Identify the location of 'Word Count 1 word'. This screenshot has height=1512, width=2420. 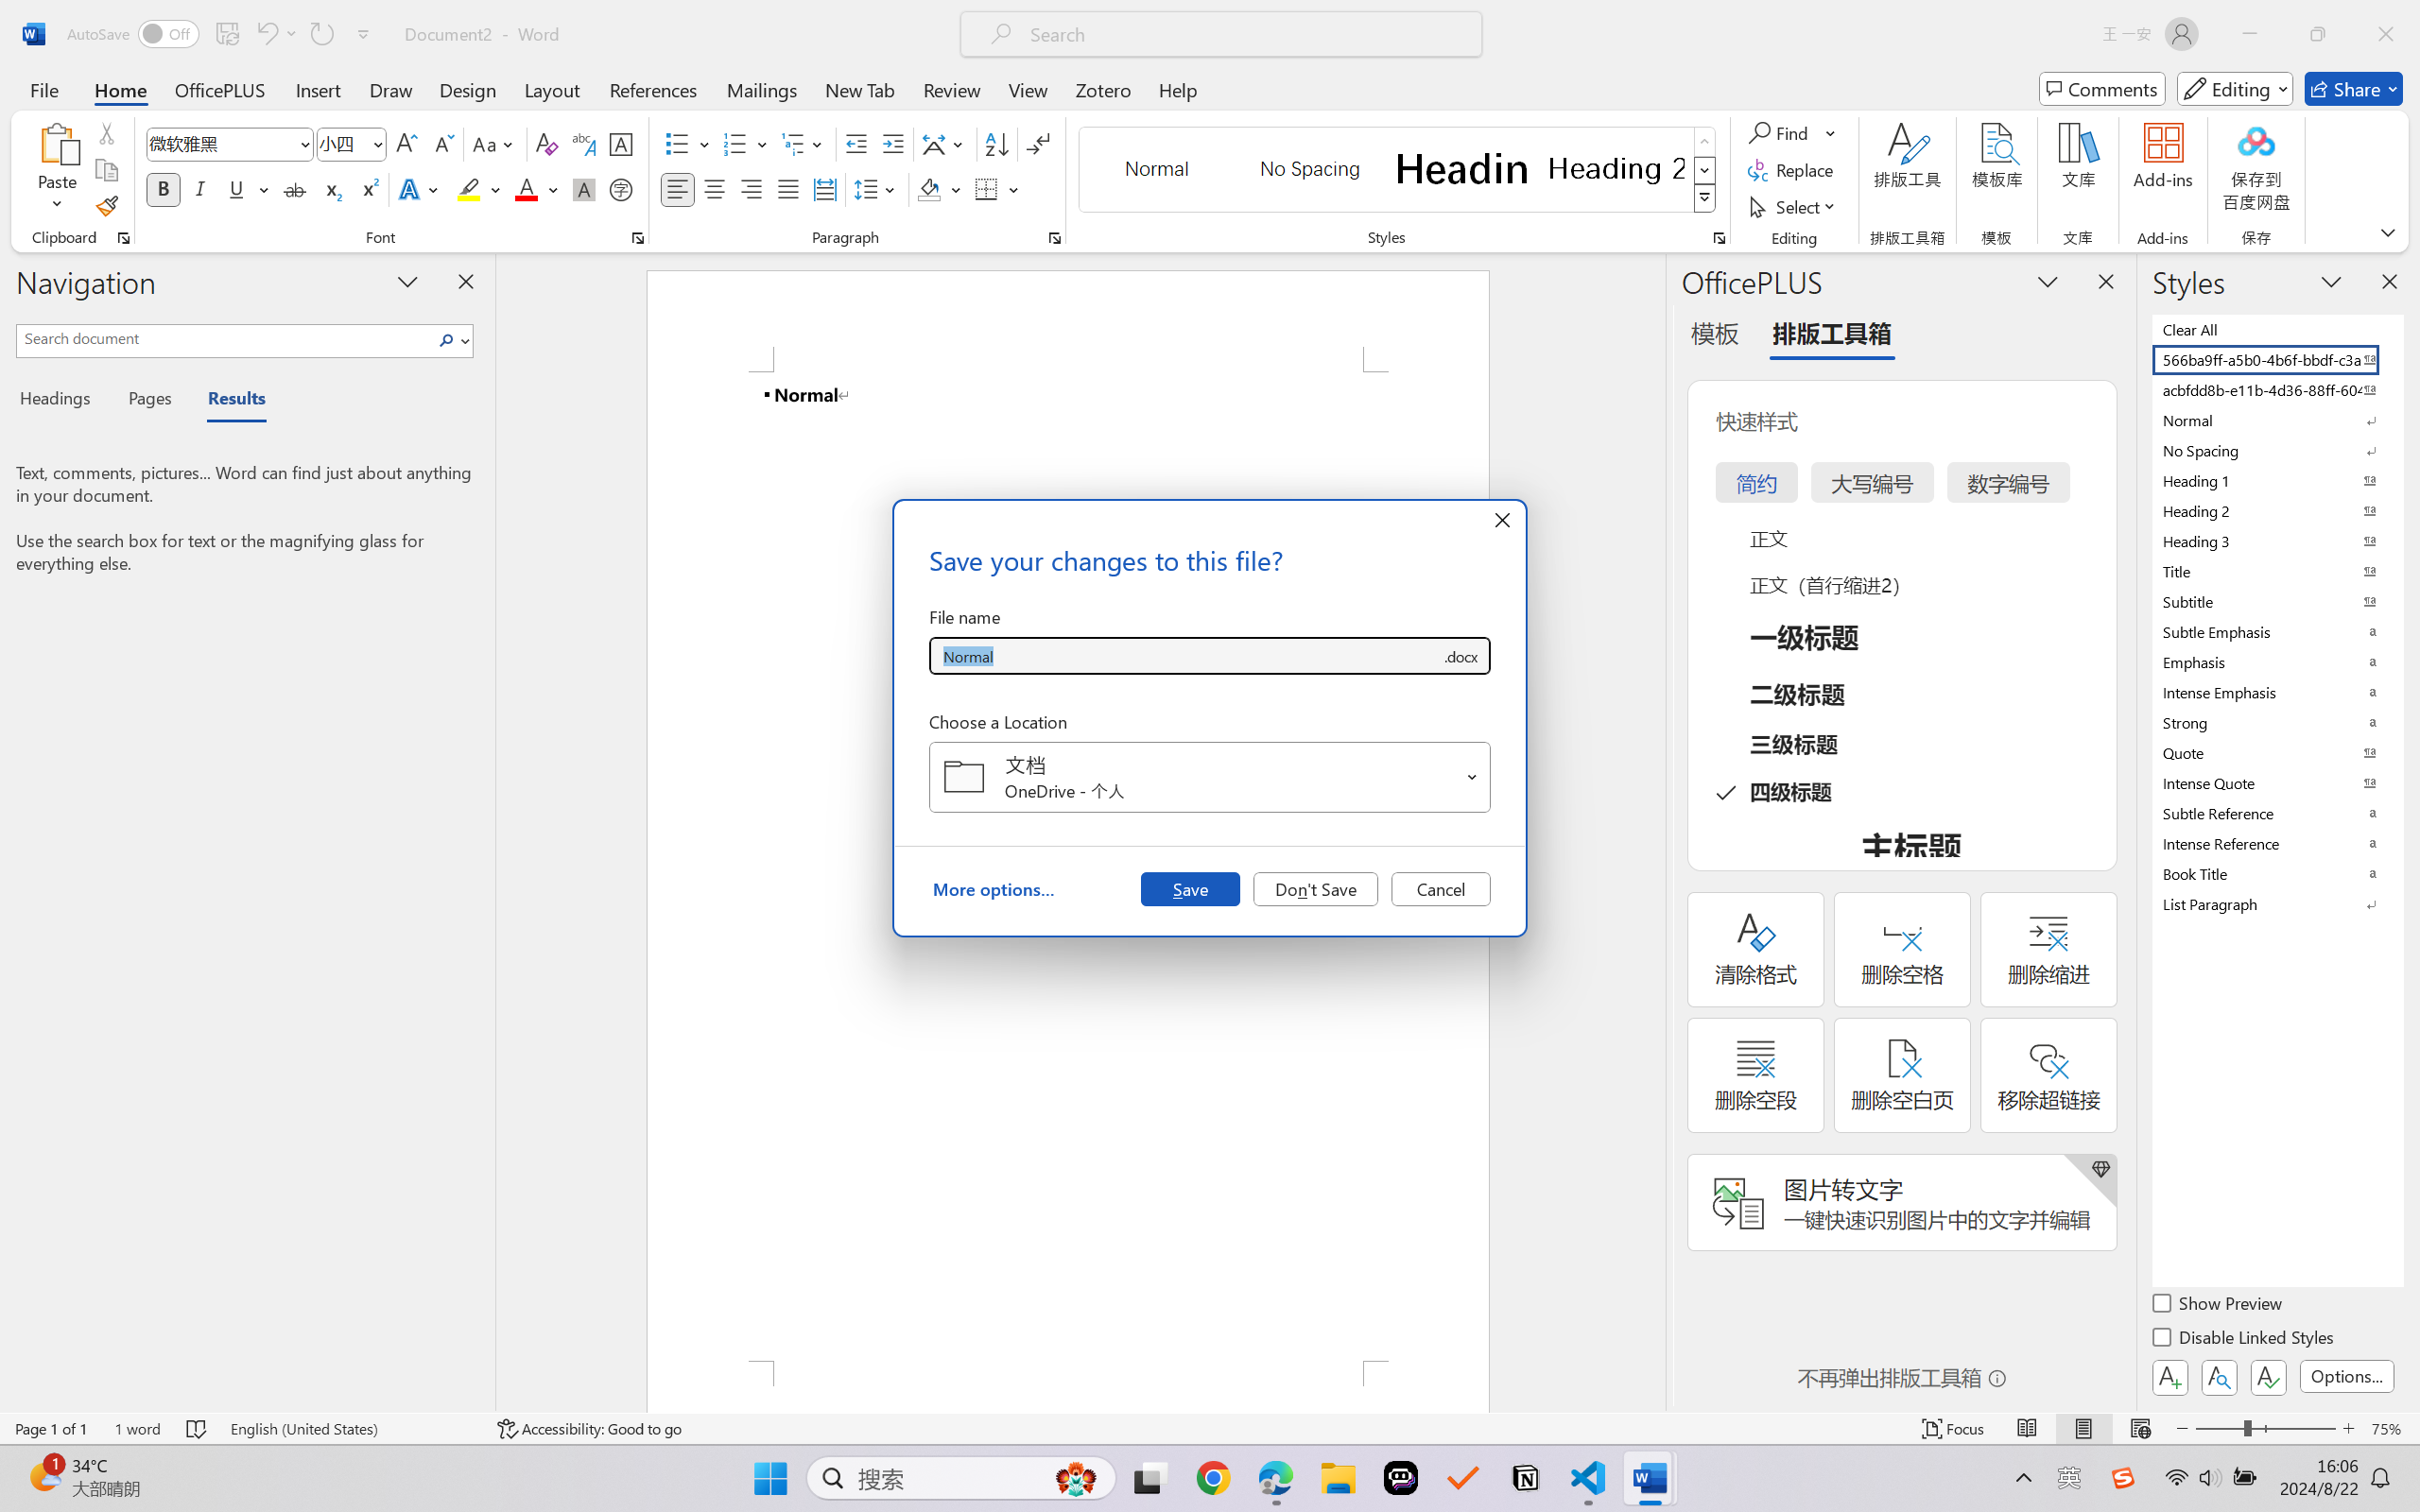
(137, 1428).